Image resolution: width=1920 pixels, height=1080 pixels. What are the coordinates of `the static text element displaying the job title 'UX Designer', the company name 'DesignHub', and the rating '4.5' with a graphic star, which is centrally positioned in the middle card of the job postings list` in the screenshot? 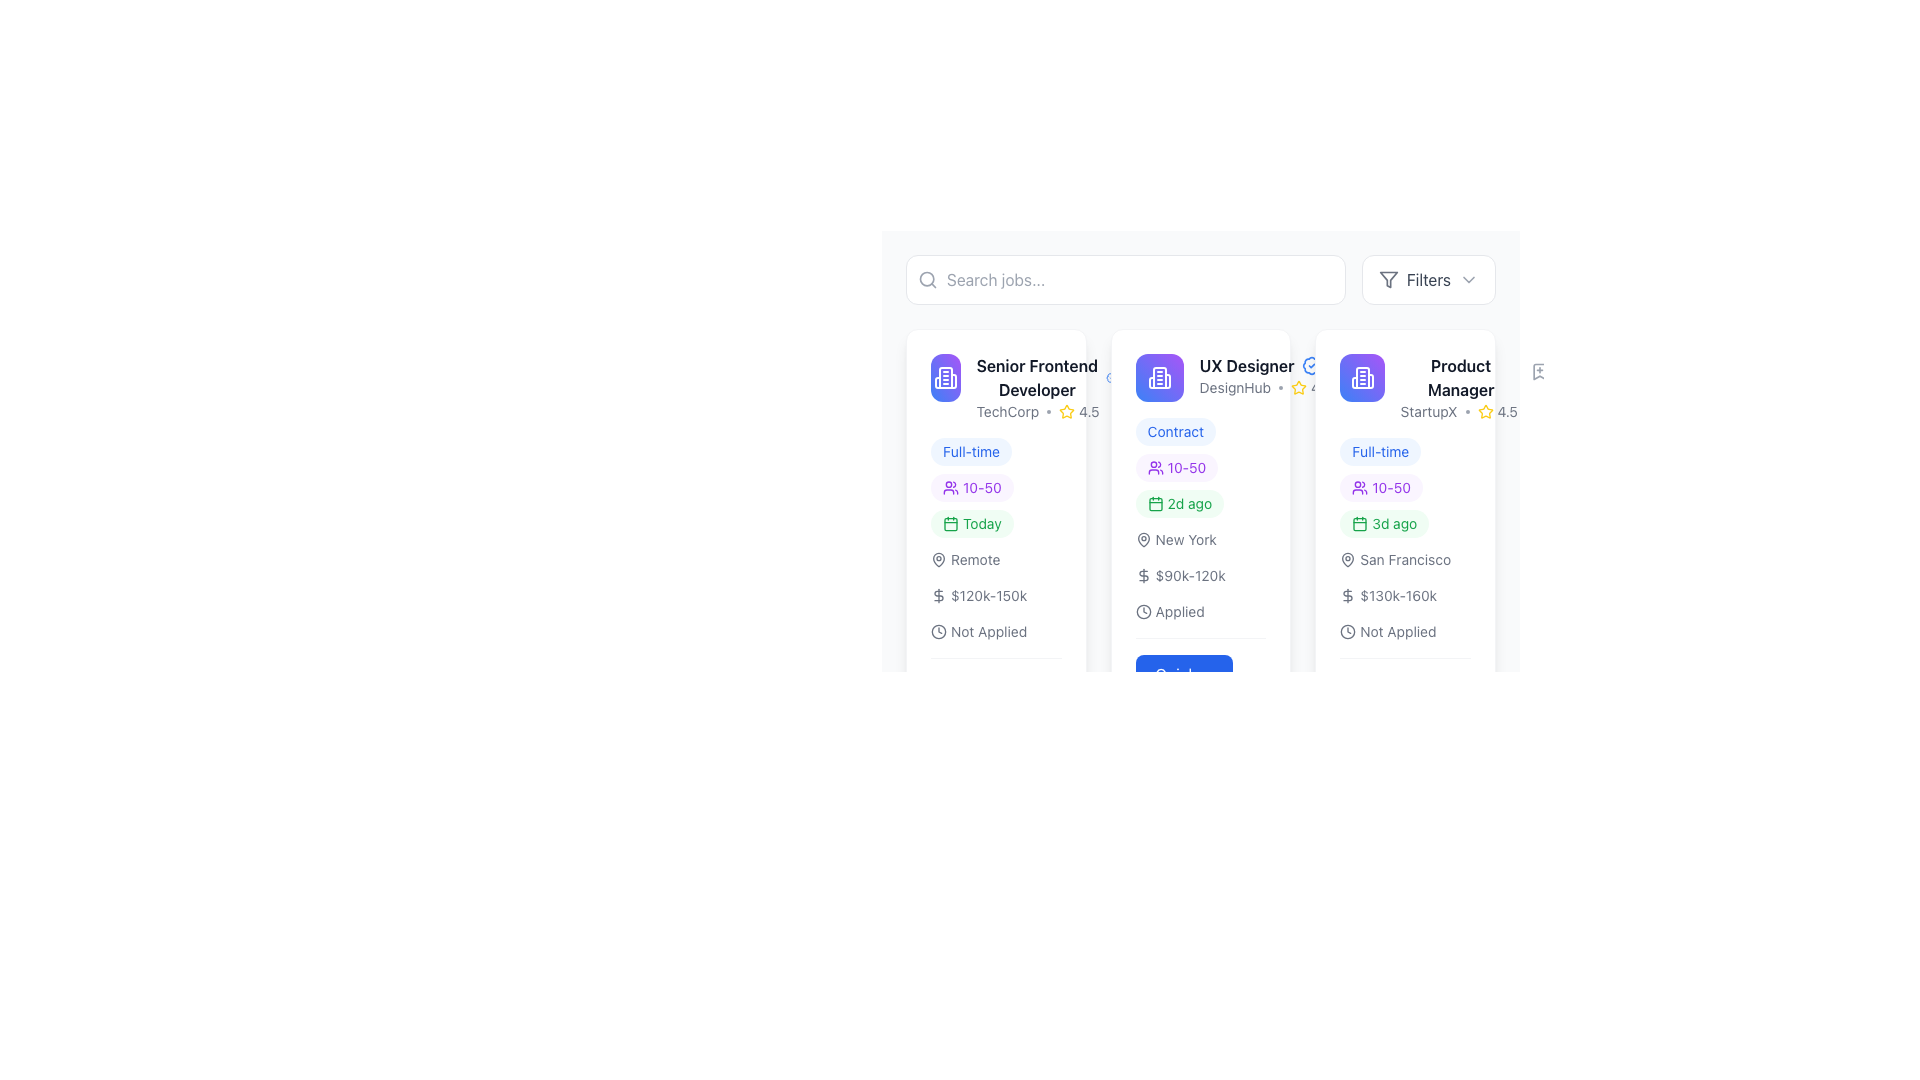 It's located at (1264, 375).